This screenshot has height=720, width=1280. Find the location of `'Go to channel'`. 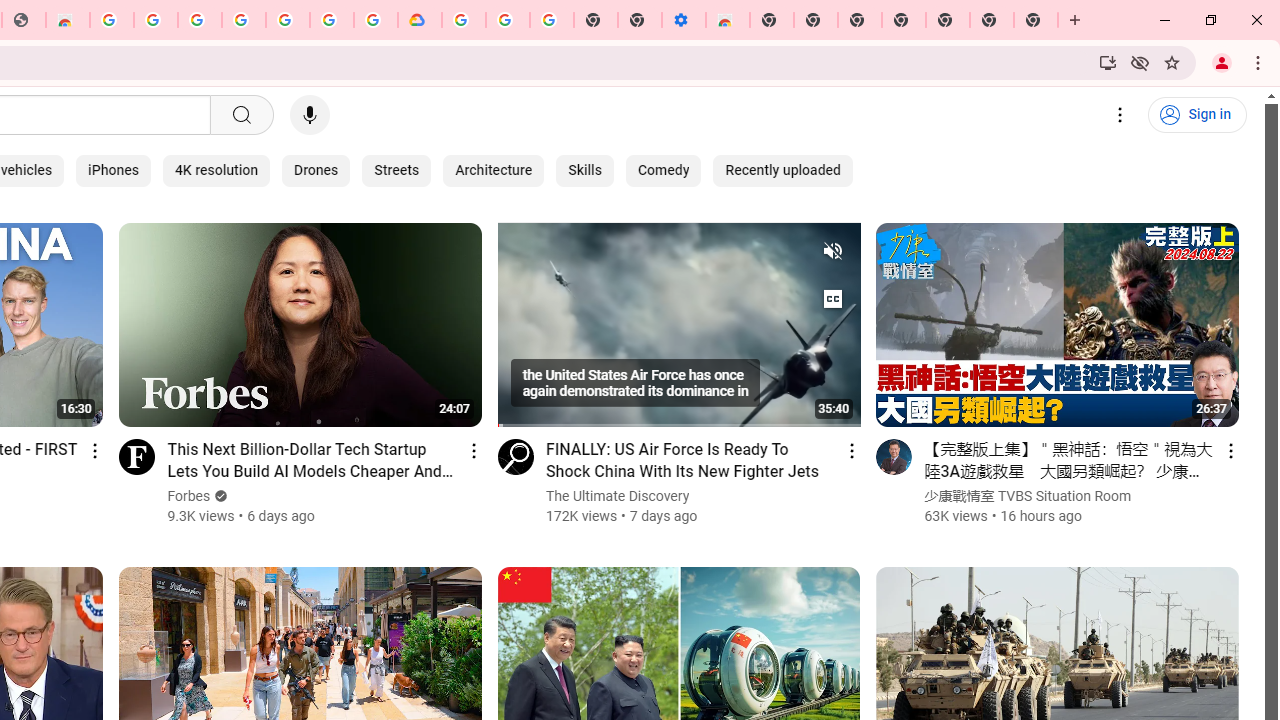

'Go to channel' is located at coordinates (893, 456).